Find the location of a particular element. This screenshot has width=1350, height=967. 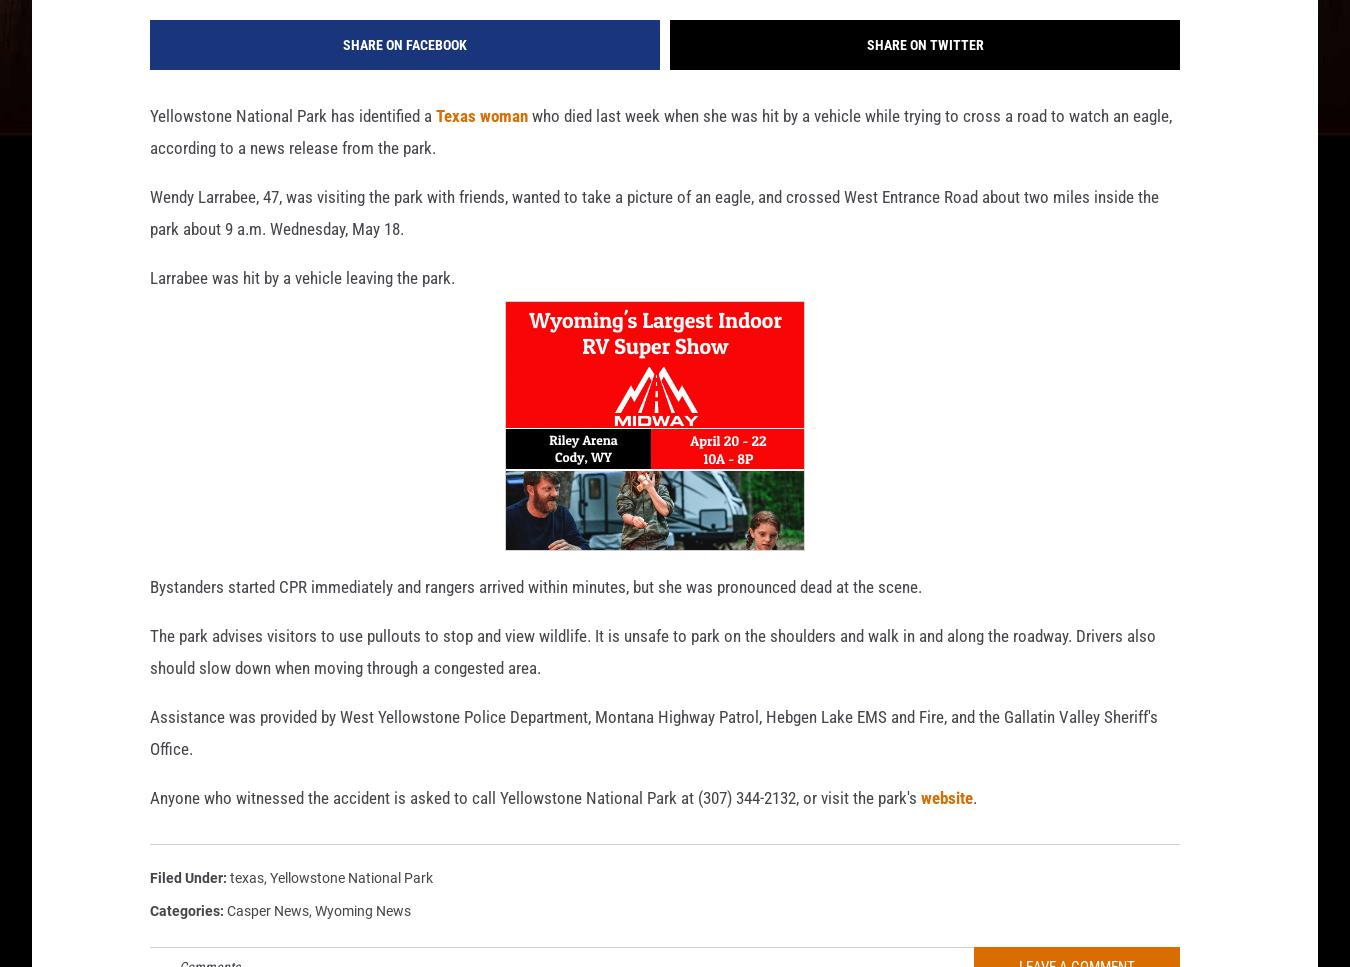

'Bystanders started CPR immediately and rangers arrived within minutes, but she was pronounced dead at the scene.' is located at coordinates (534, 618).